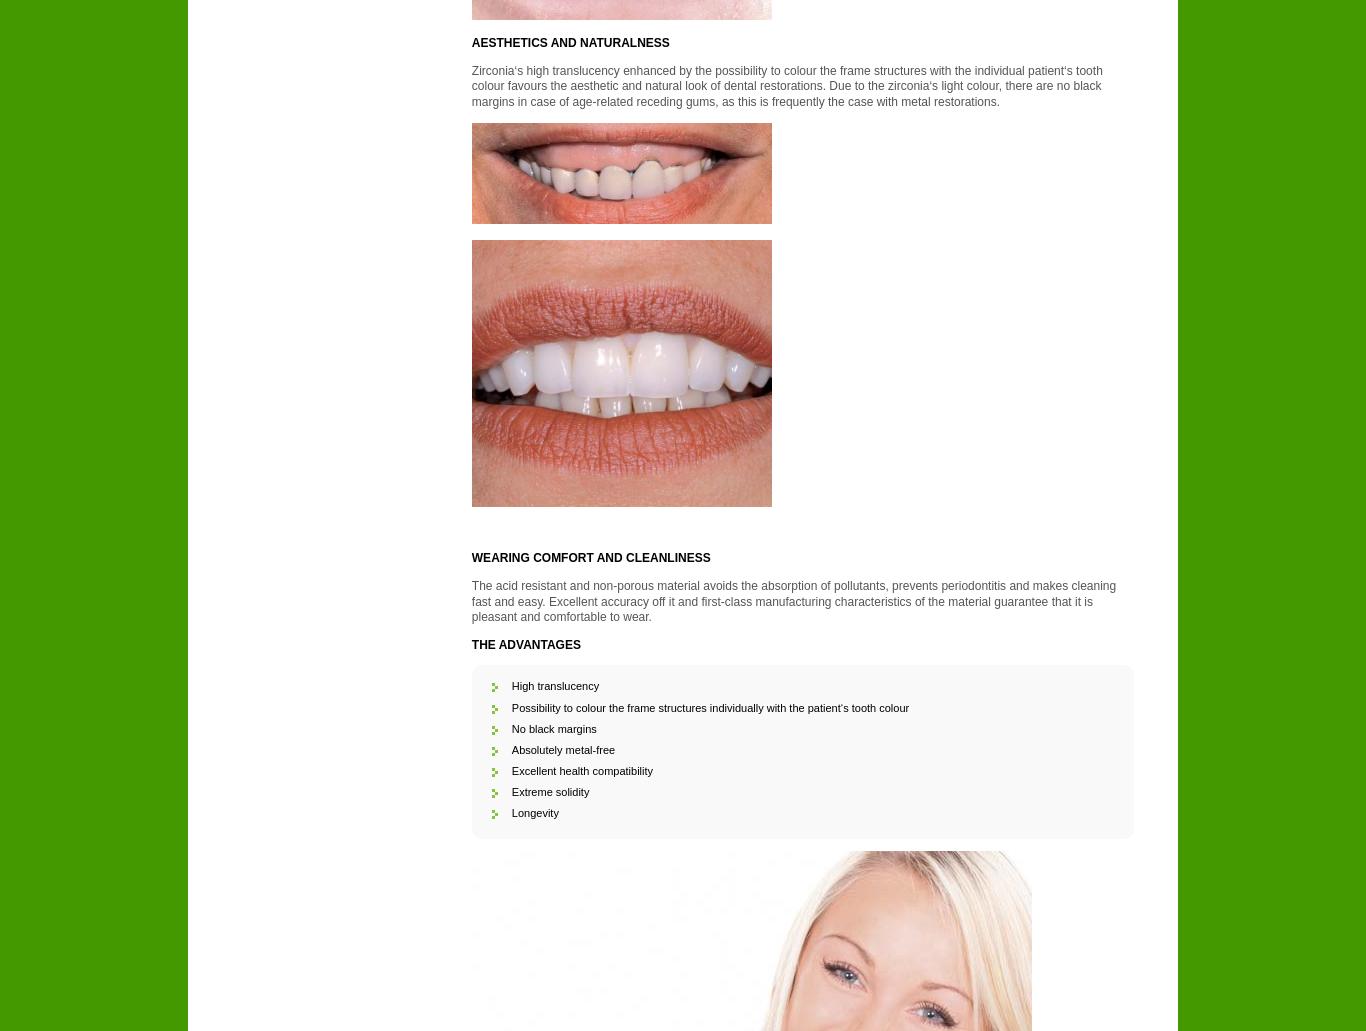 The height and width of the screenshot is (1031, 1366). I want to click on 'No black margins', so click(553, 726).